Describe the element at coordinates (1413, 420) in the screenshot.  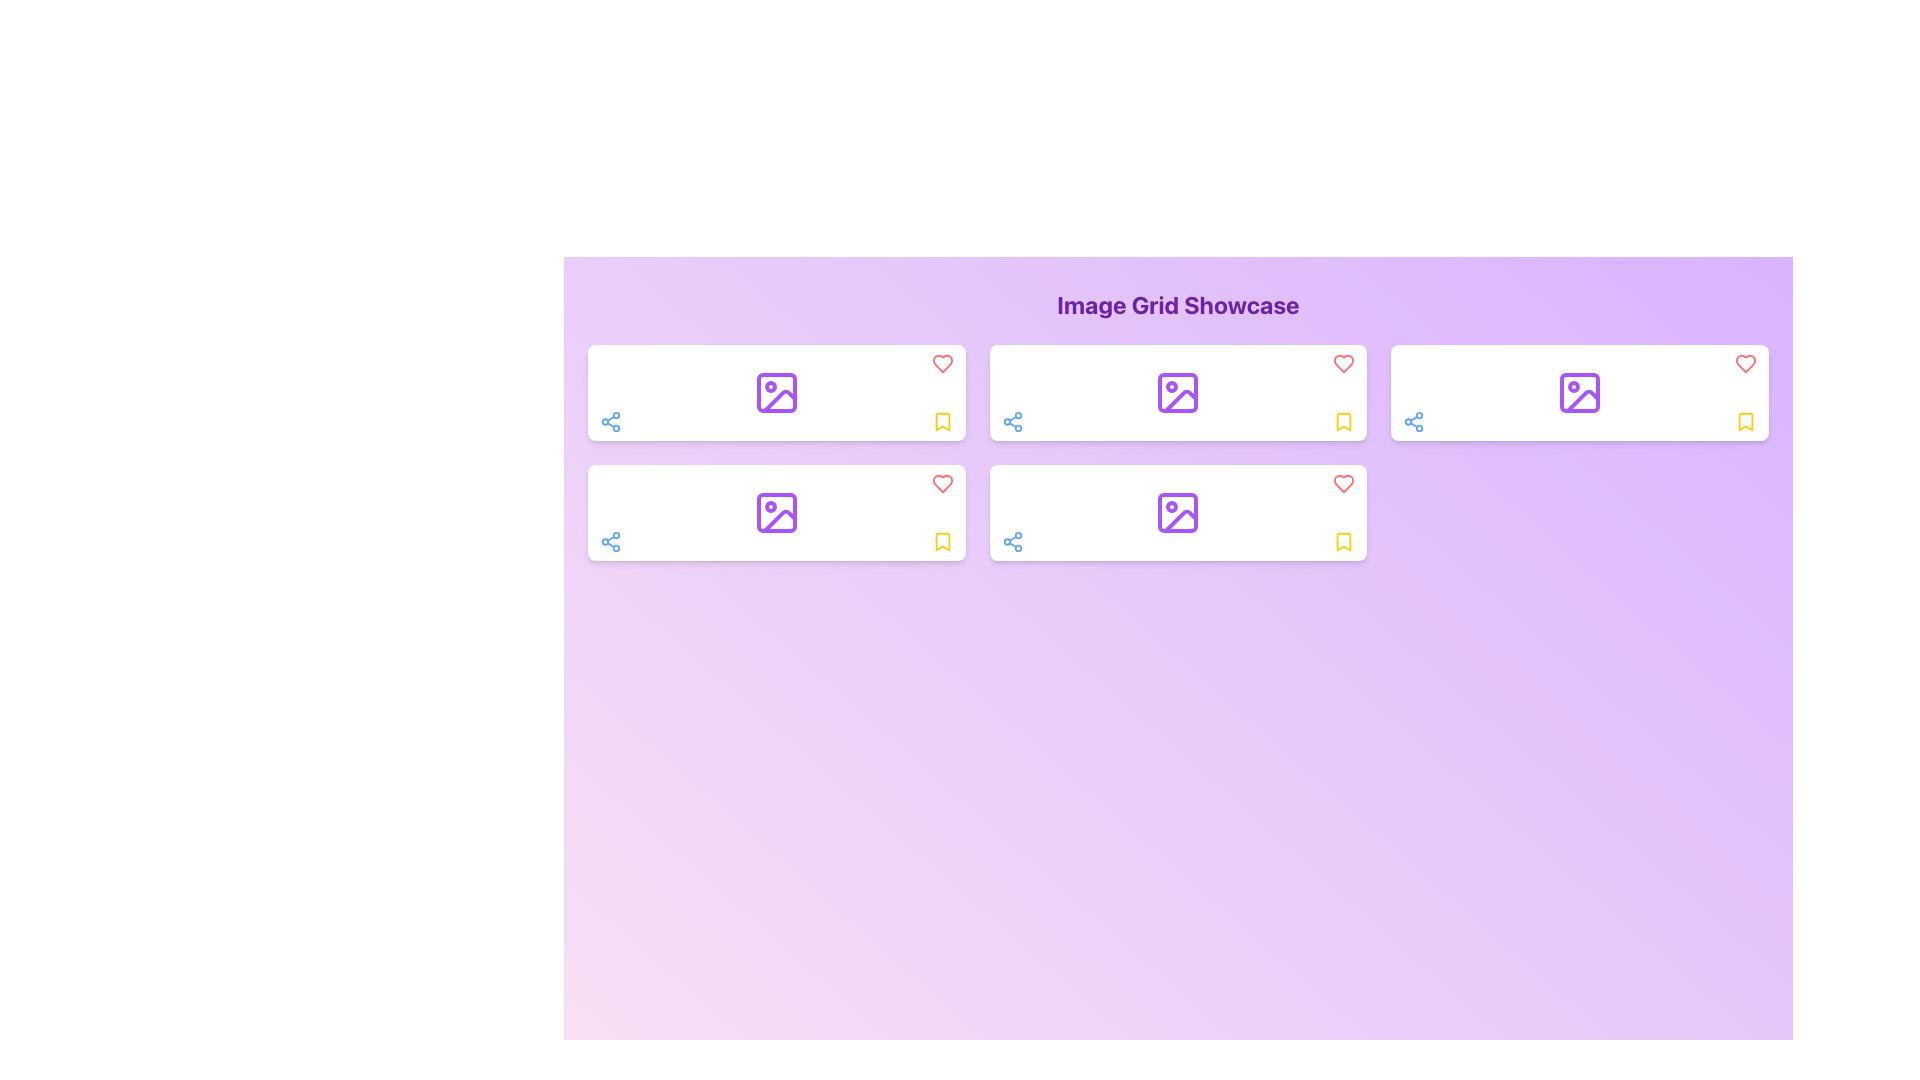
I see `the blue icon resembling a connected nodes diagram located at the bottom-left of the fourth card in the top row of the grid to share` at that location.